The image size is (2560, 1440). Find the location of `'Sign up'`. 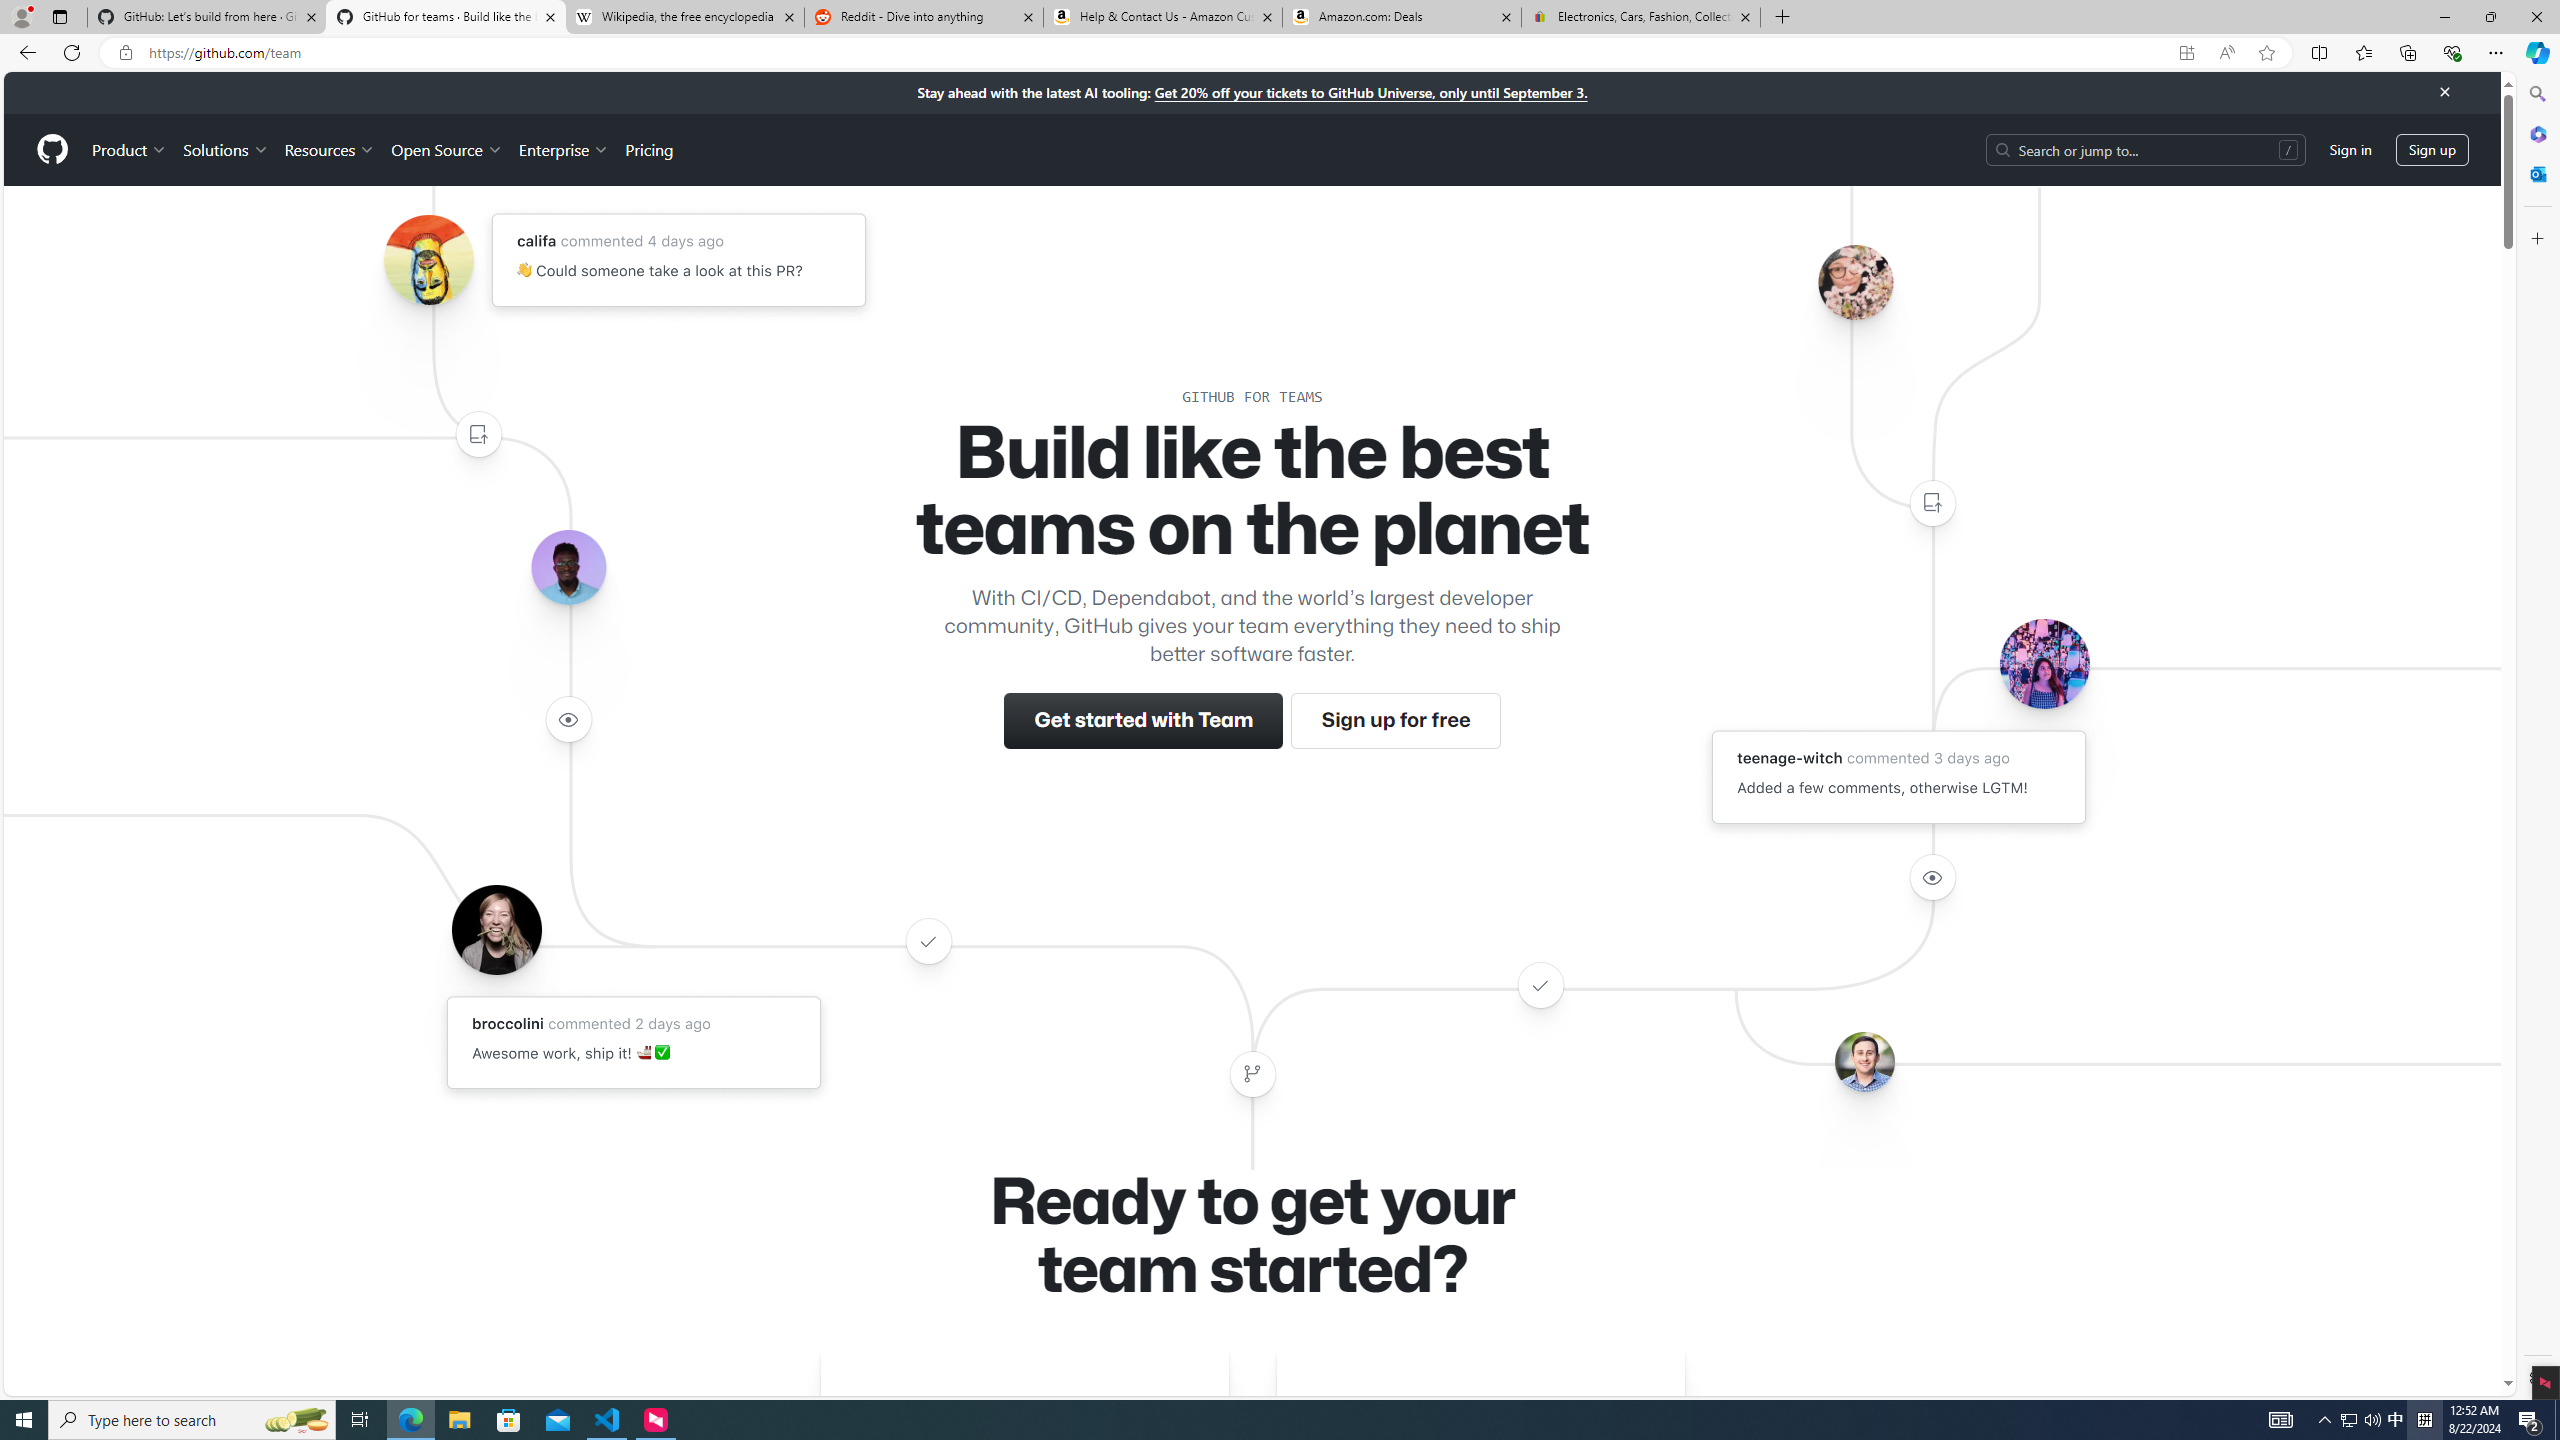

'Sign up' is located at coordinates (2431, 149).